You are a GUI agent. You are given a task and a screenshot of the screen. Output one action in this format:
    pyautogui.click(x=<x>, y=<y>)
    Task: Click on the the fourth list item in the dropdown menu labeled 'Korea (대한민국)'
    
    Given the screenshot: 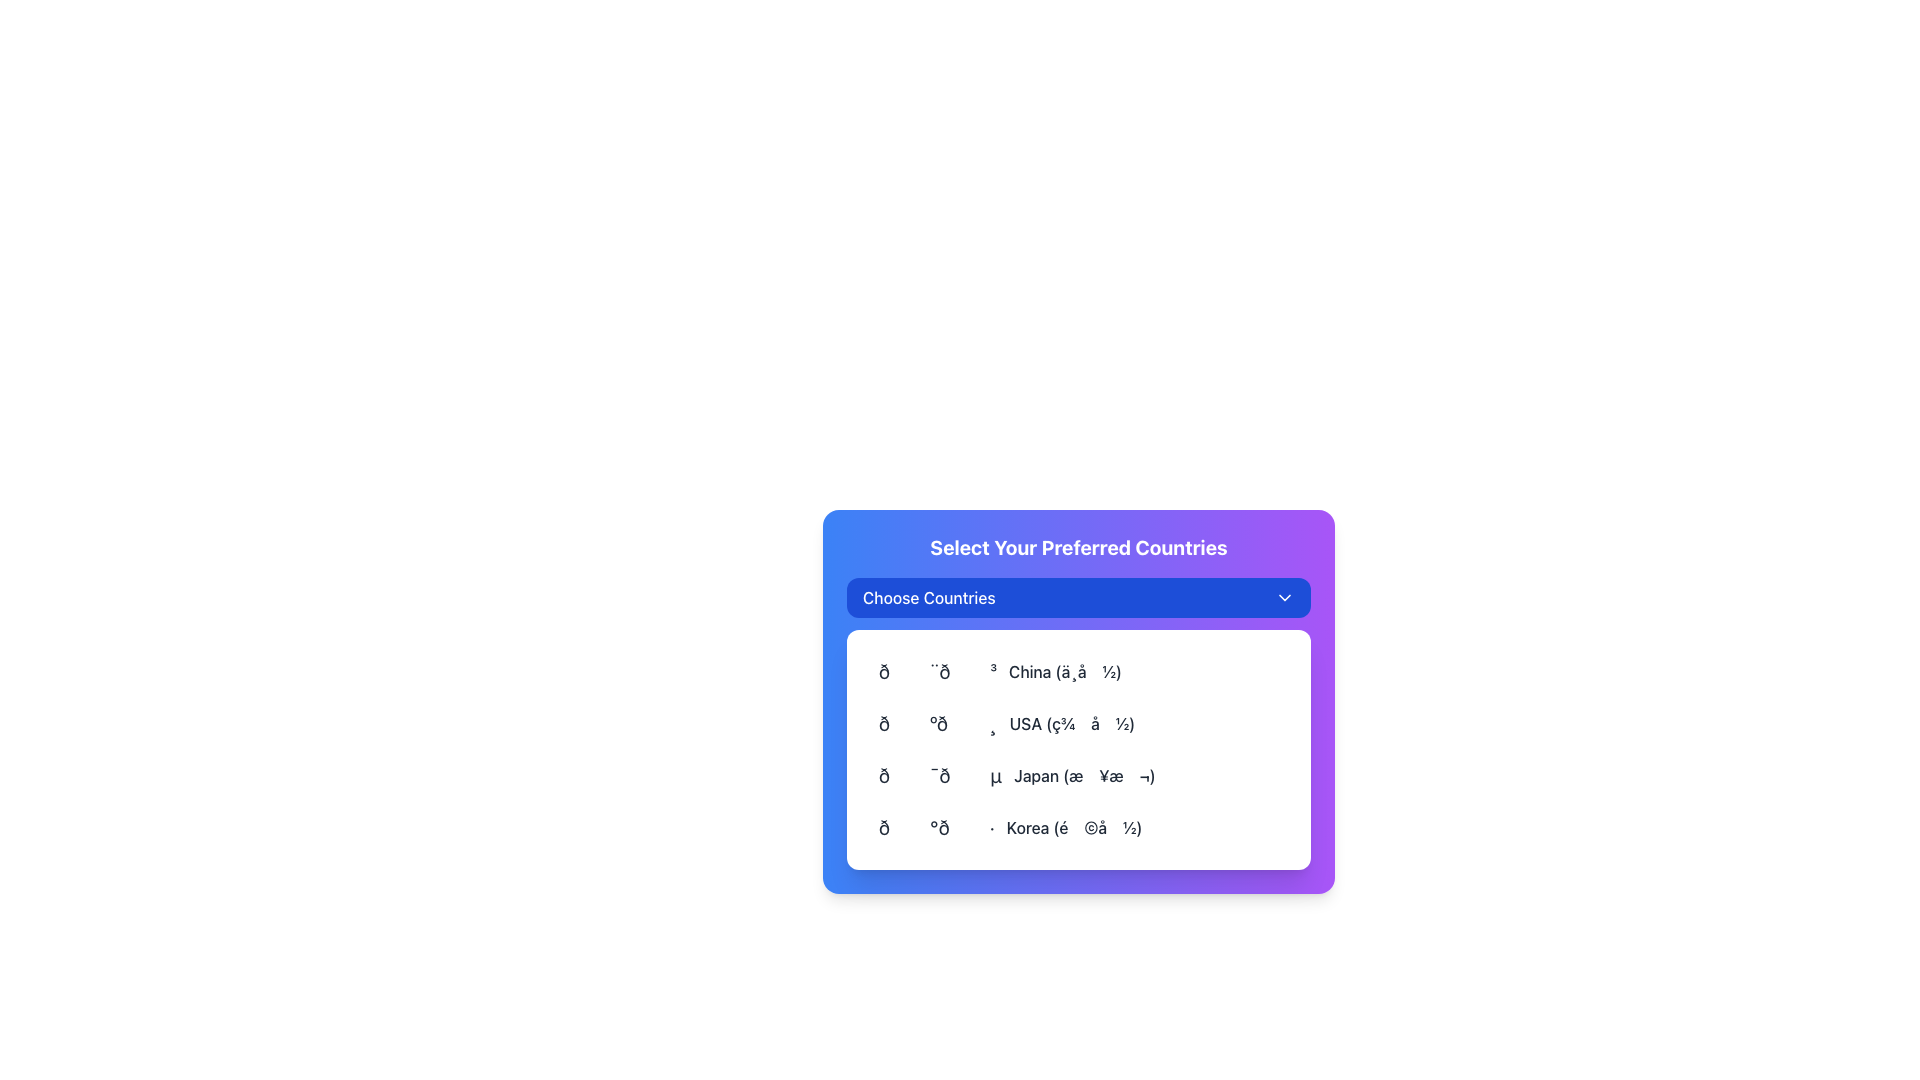 What is the action you would take?
    pyautogui.click(x=1010, y=828)
    